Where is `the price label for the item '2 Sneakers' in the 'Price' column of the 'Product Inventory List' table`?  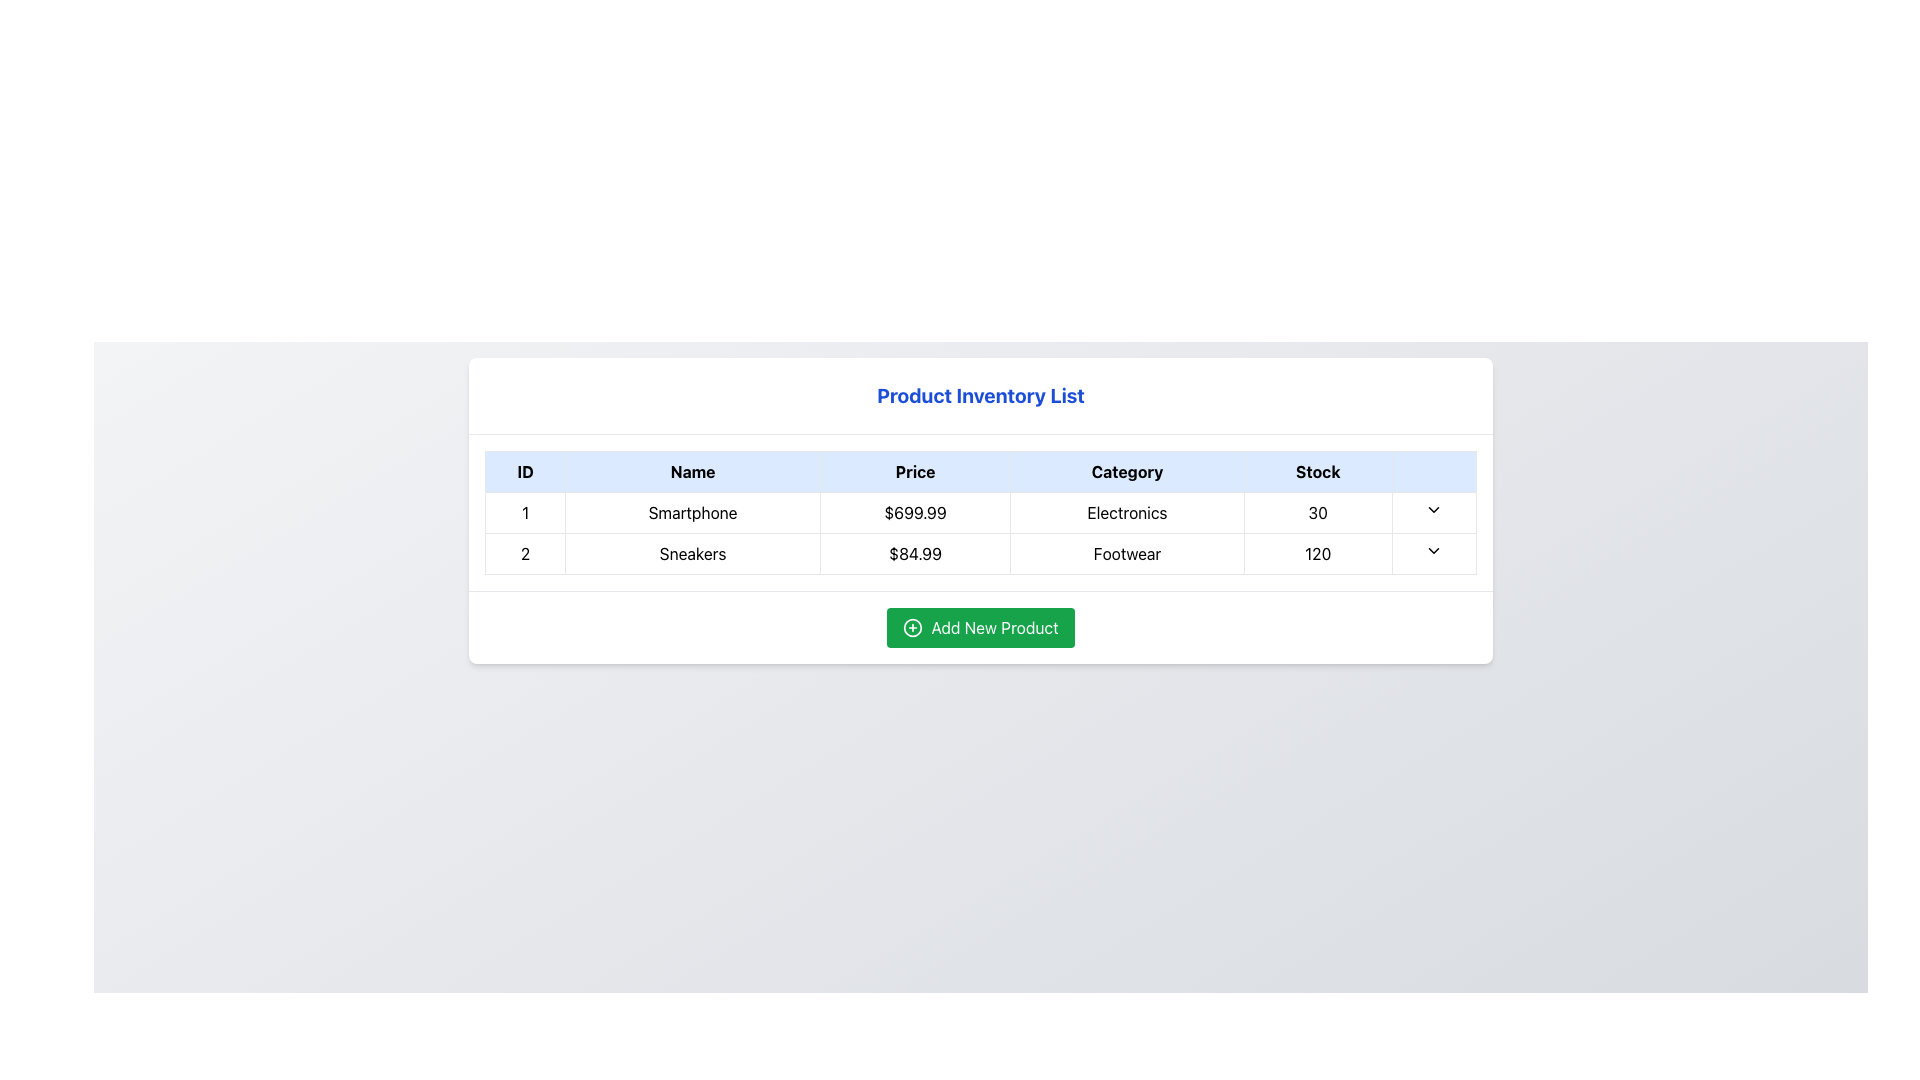 the price label for the item '2 Sneakers' in the 'Price' column of the 'Product Inventory List' table is located at coordinates (914, 554).